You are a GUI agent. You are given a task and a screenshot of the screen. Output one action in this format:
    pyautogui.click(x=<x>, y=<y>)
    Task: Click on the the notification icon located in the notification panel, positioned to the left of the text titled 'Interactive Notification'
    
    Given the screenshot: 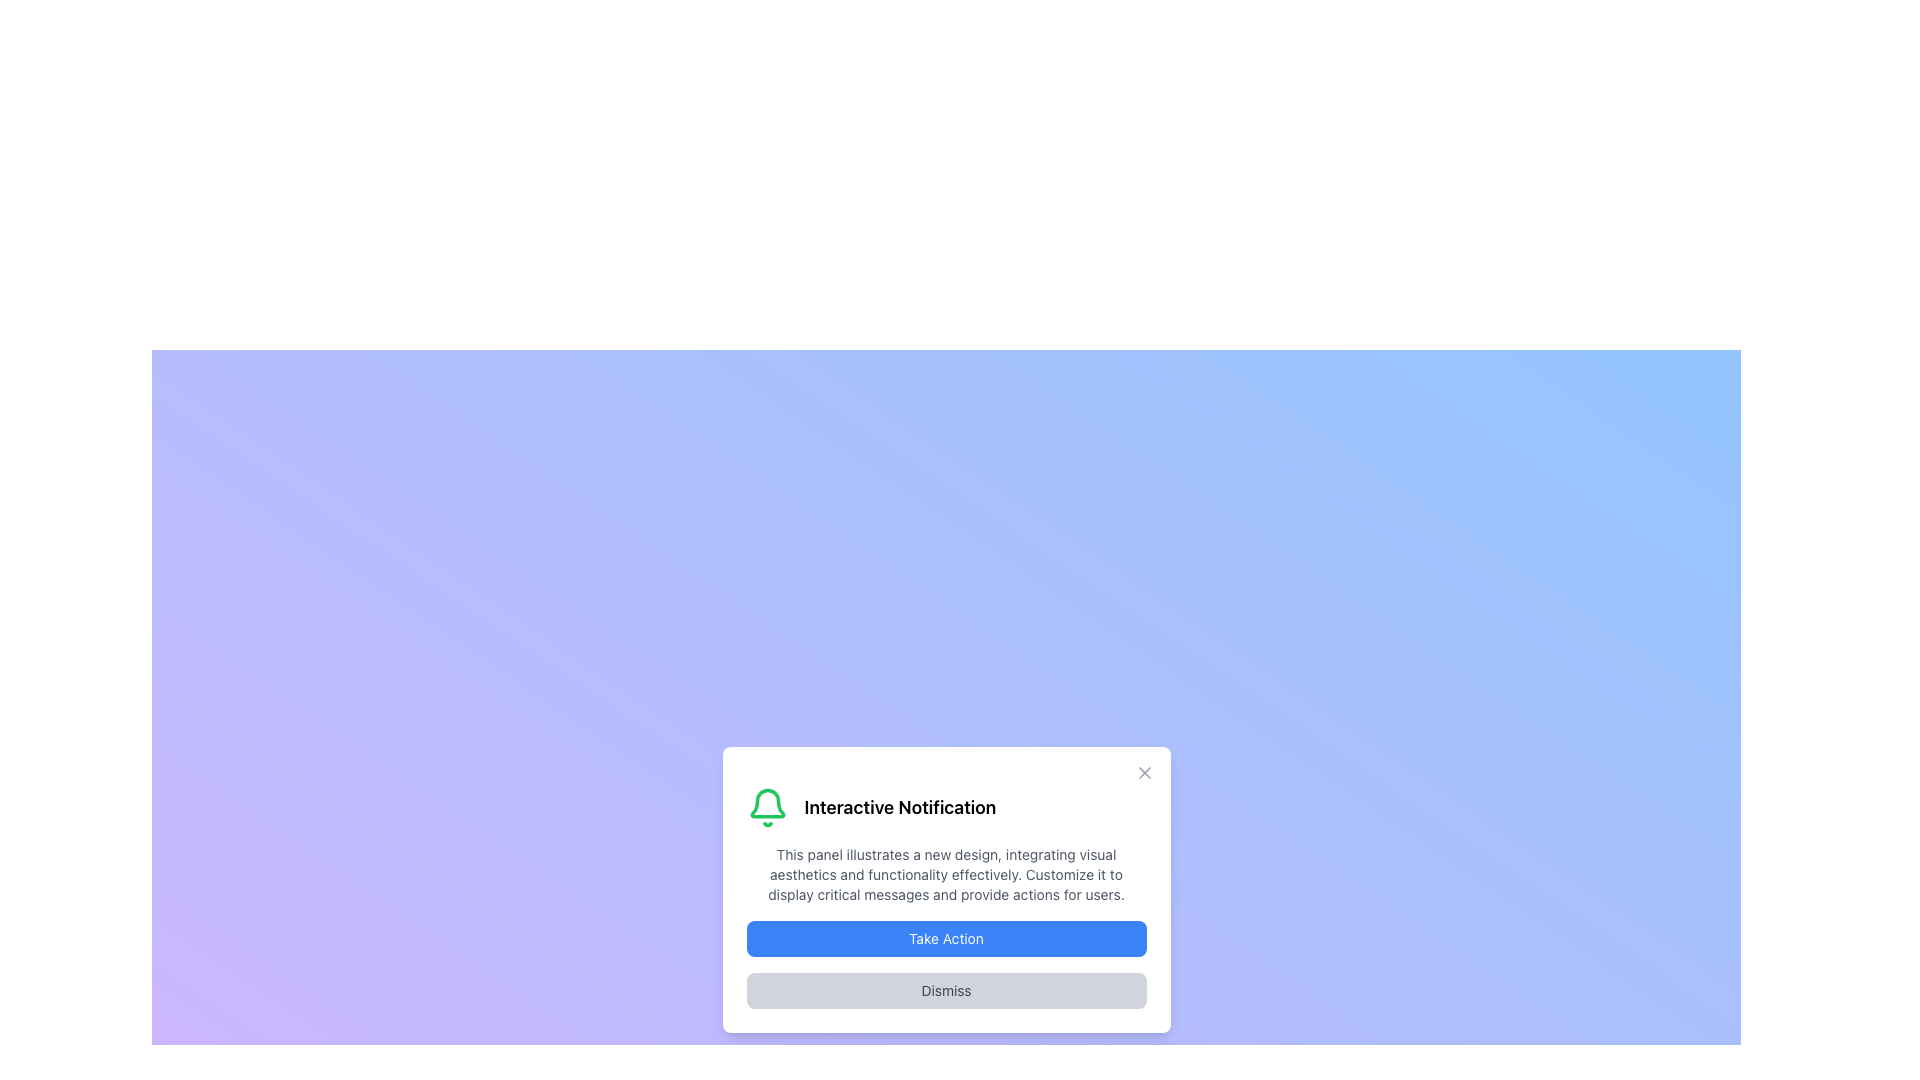 What is the action you would take?
    pyautogui.click(x=766, y=802)
    